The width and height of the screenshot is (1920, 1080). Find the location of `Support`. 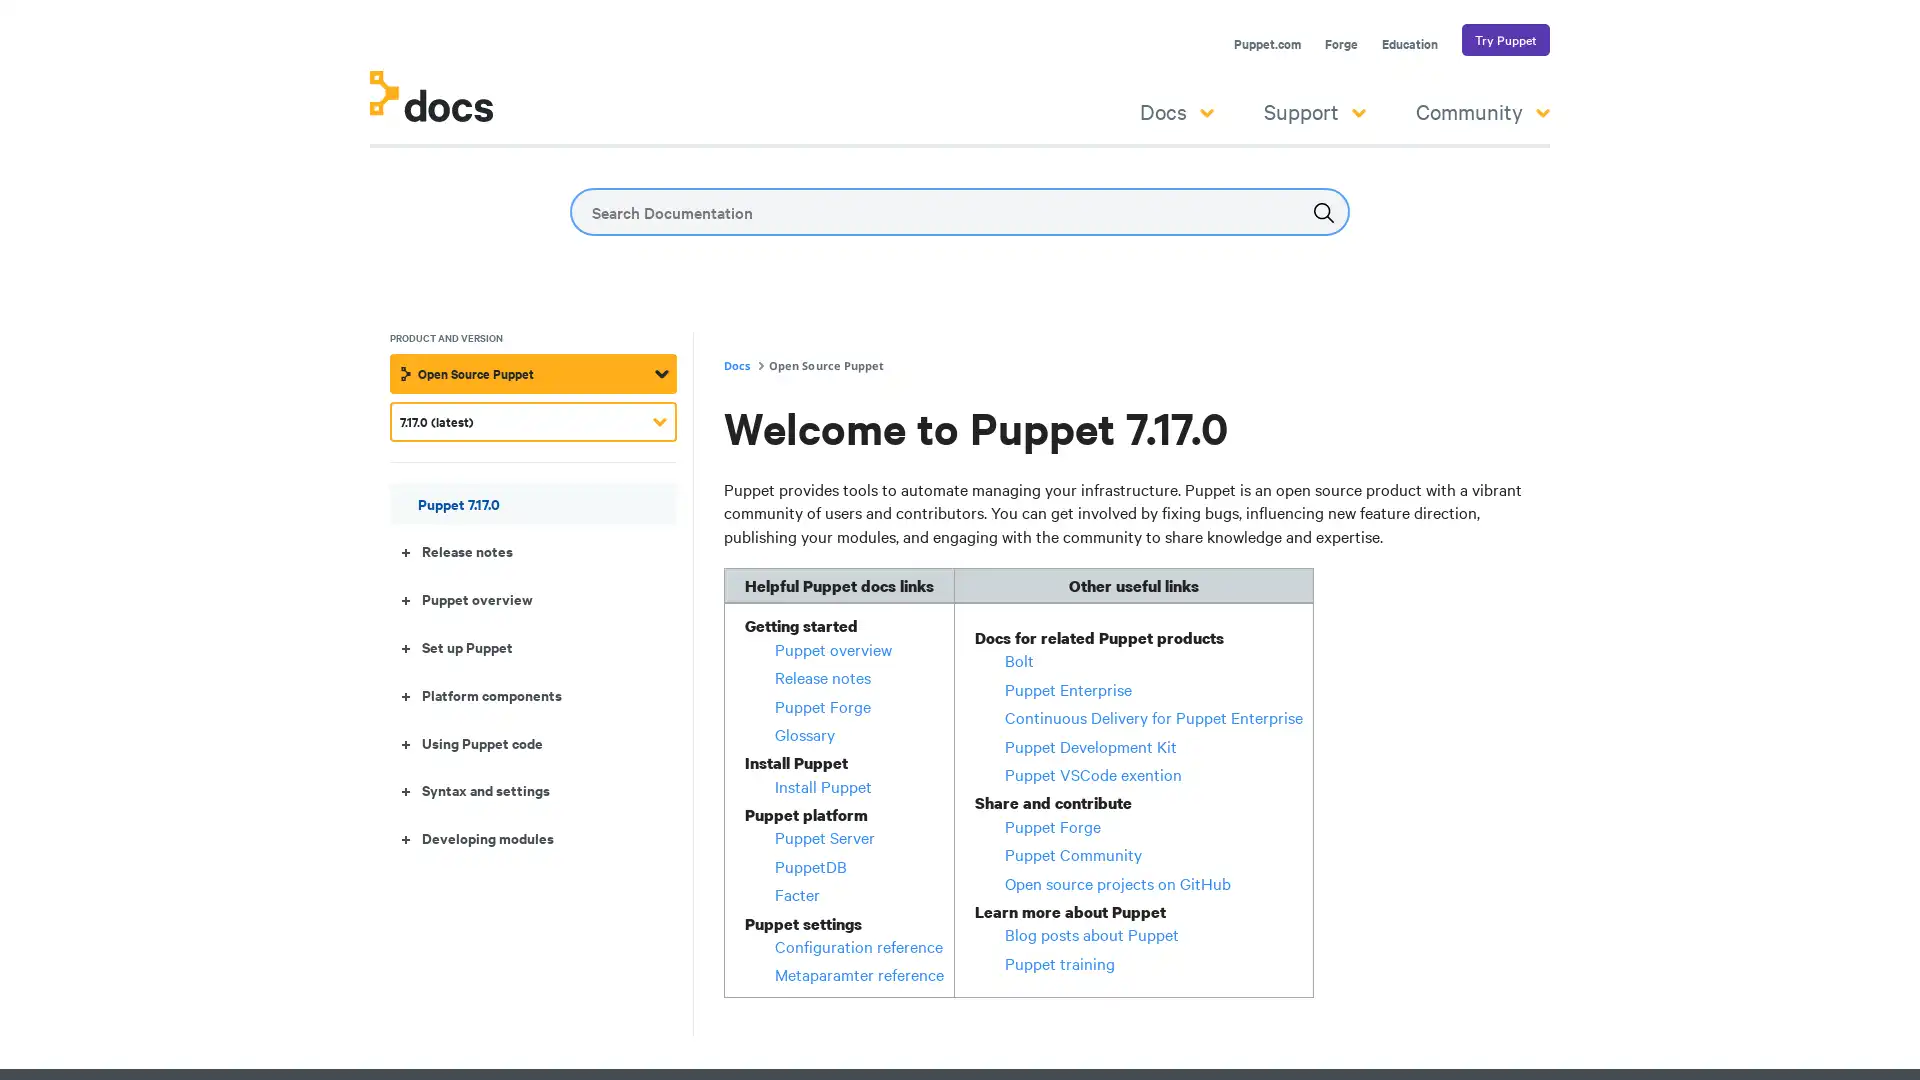

Support is located at coordinates (1315, 121).